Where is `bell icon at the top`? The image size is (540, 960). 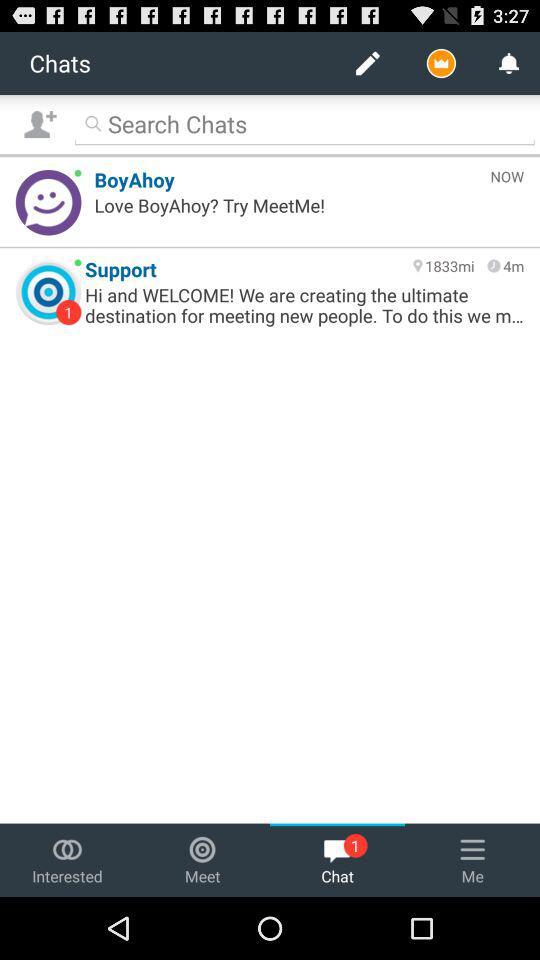 bell icon at the top is located at coordinates (509, 63).